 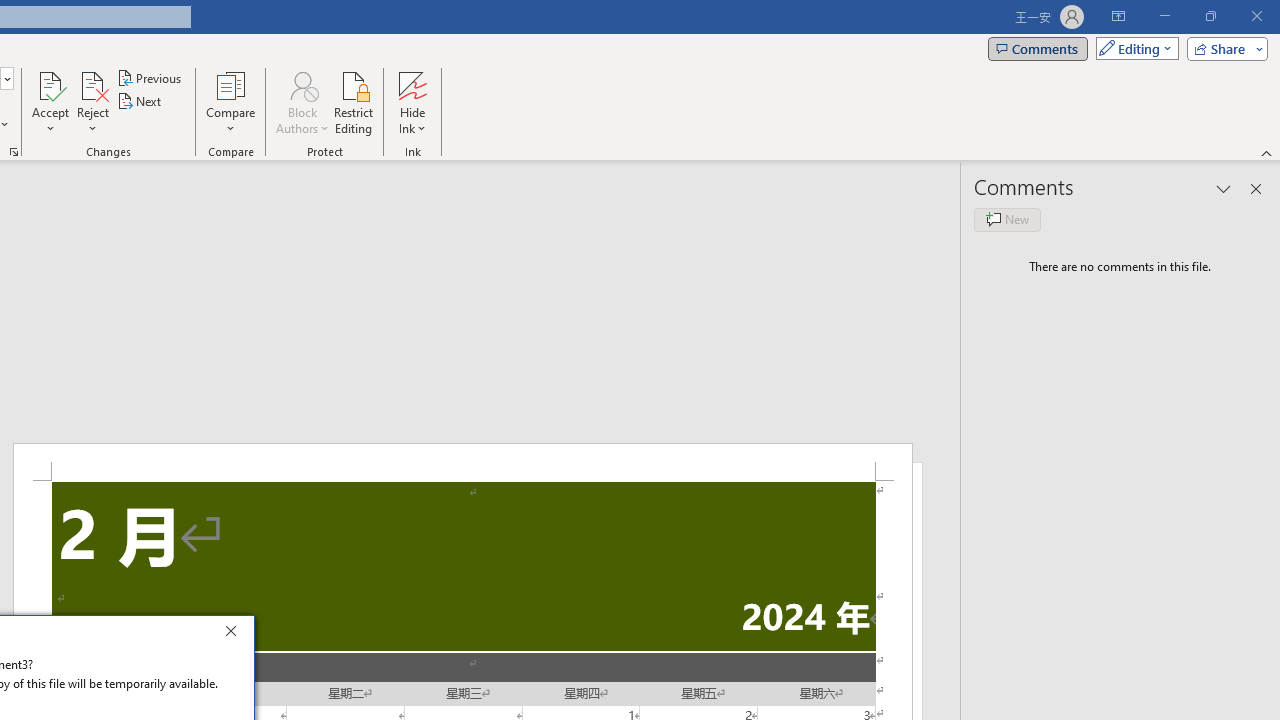 I want to click on 'Previous', so click(x=150, y=77).